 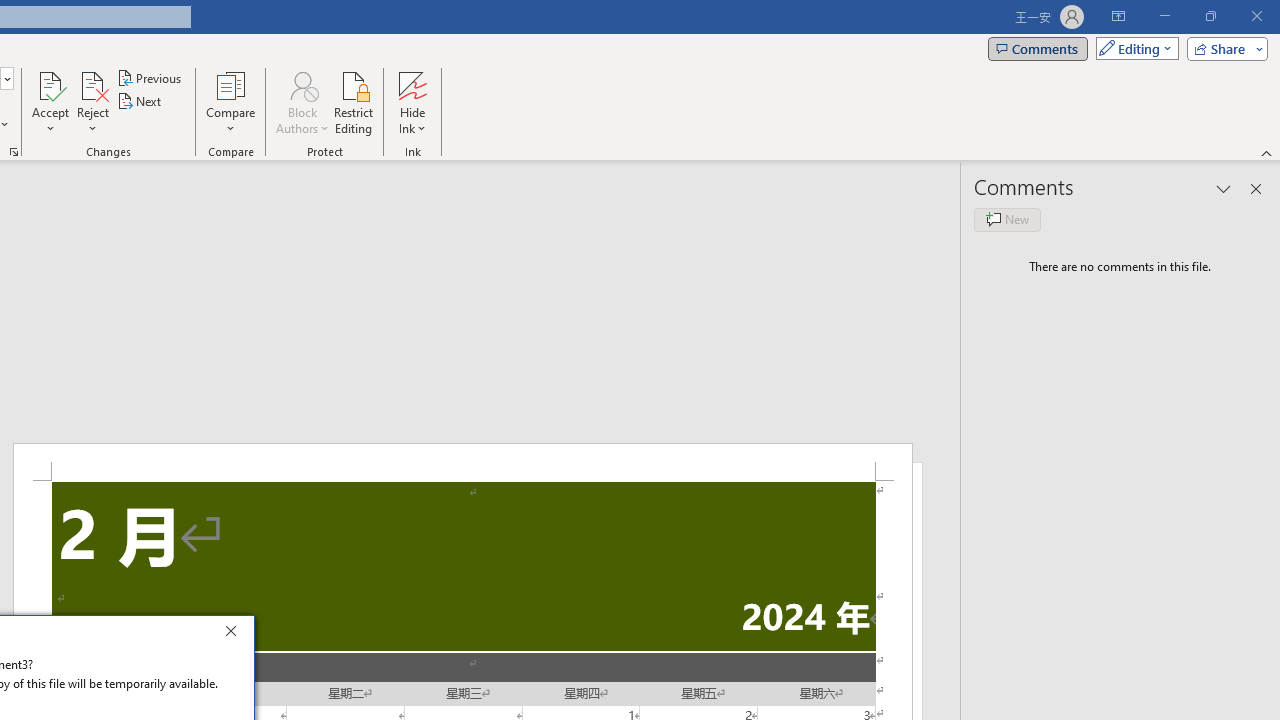 I want to click on 'Previous', so click(x=150, y=77).